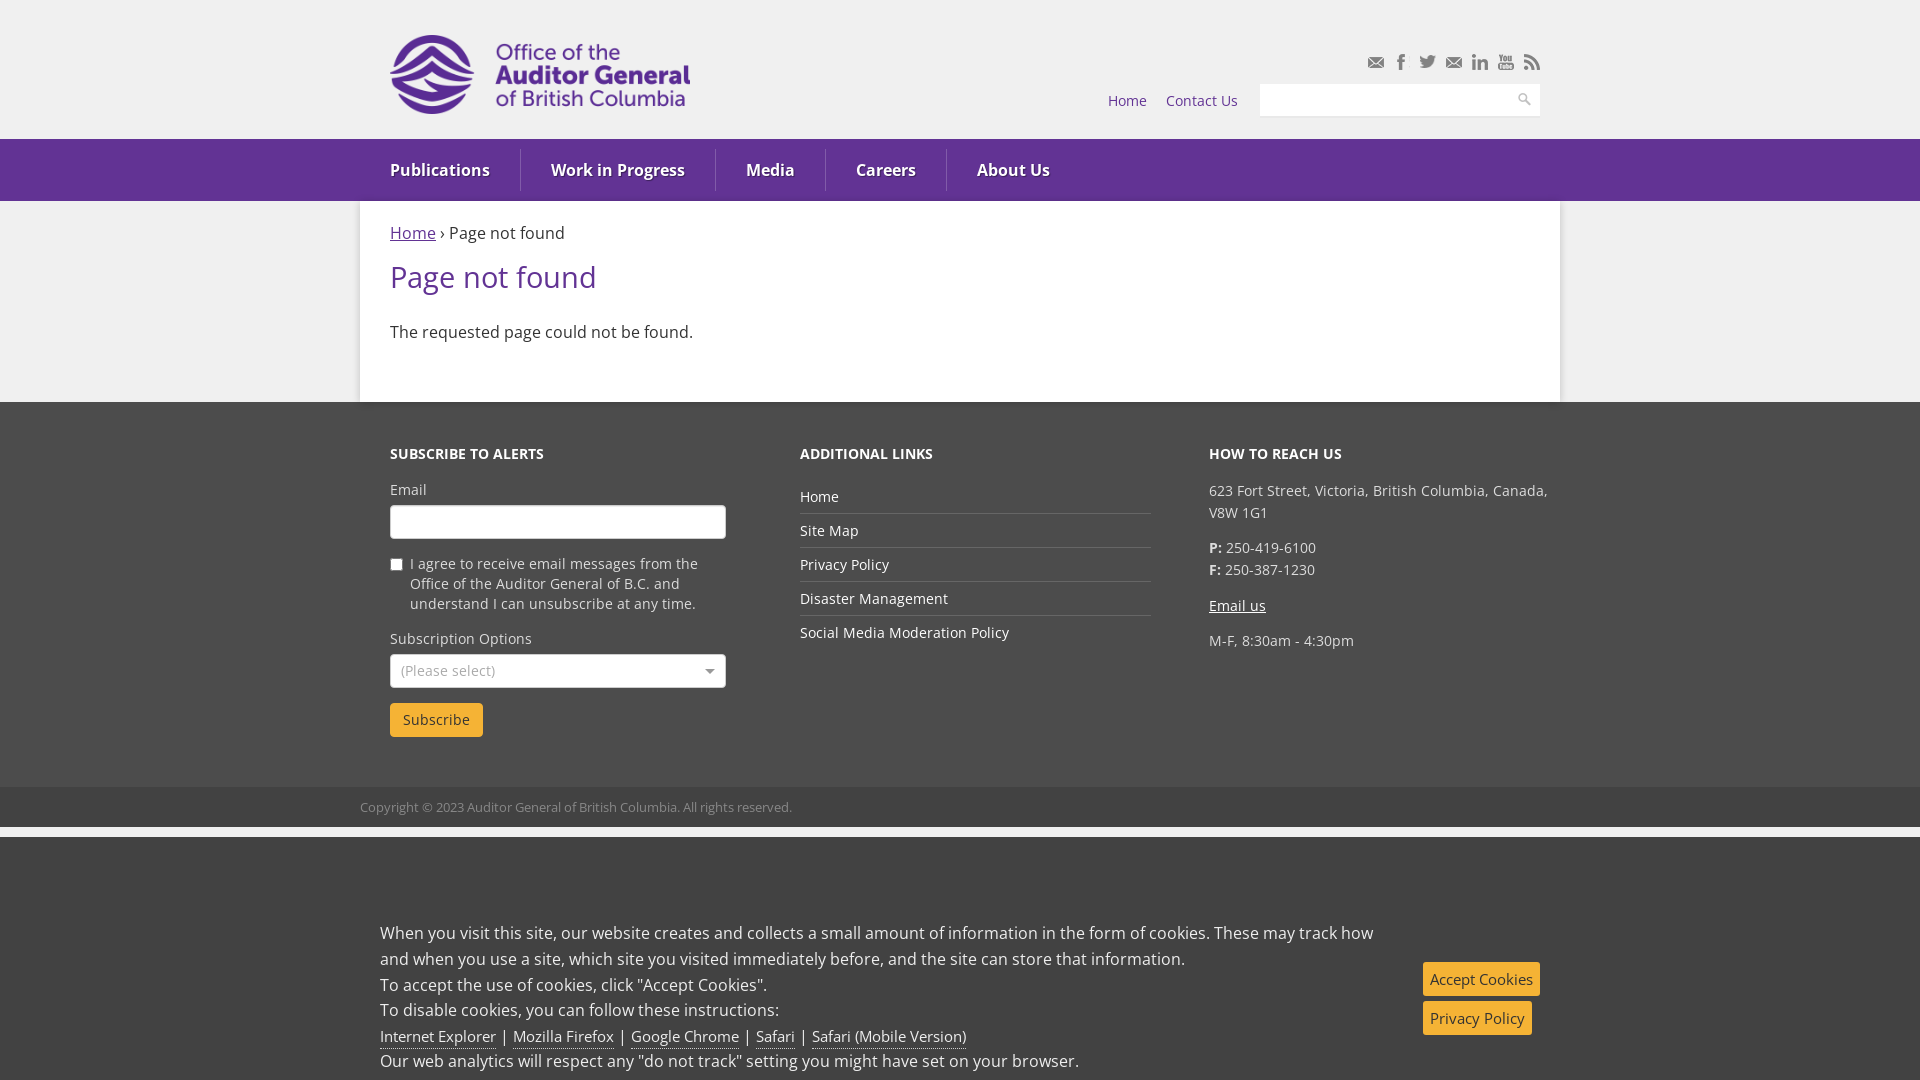 The image size is (1920, 1080). Describe the element at coordinates (436, 1036) in the screenshot. I see `'Internet Explorer'` at that location.